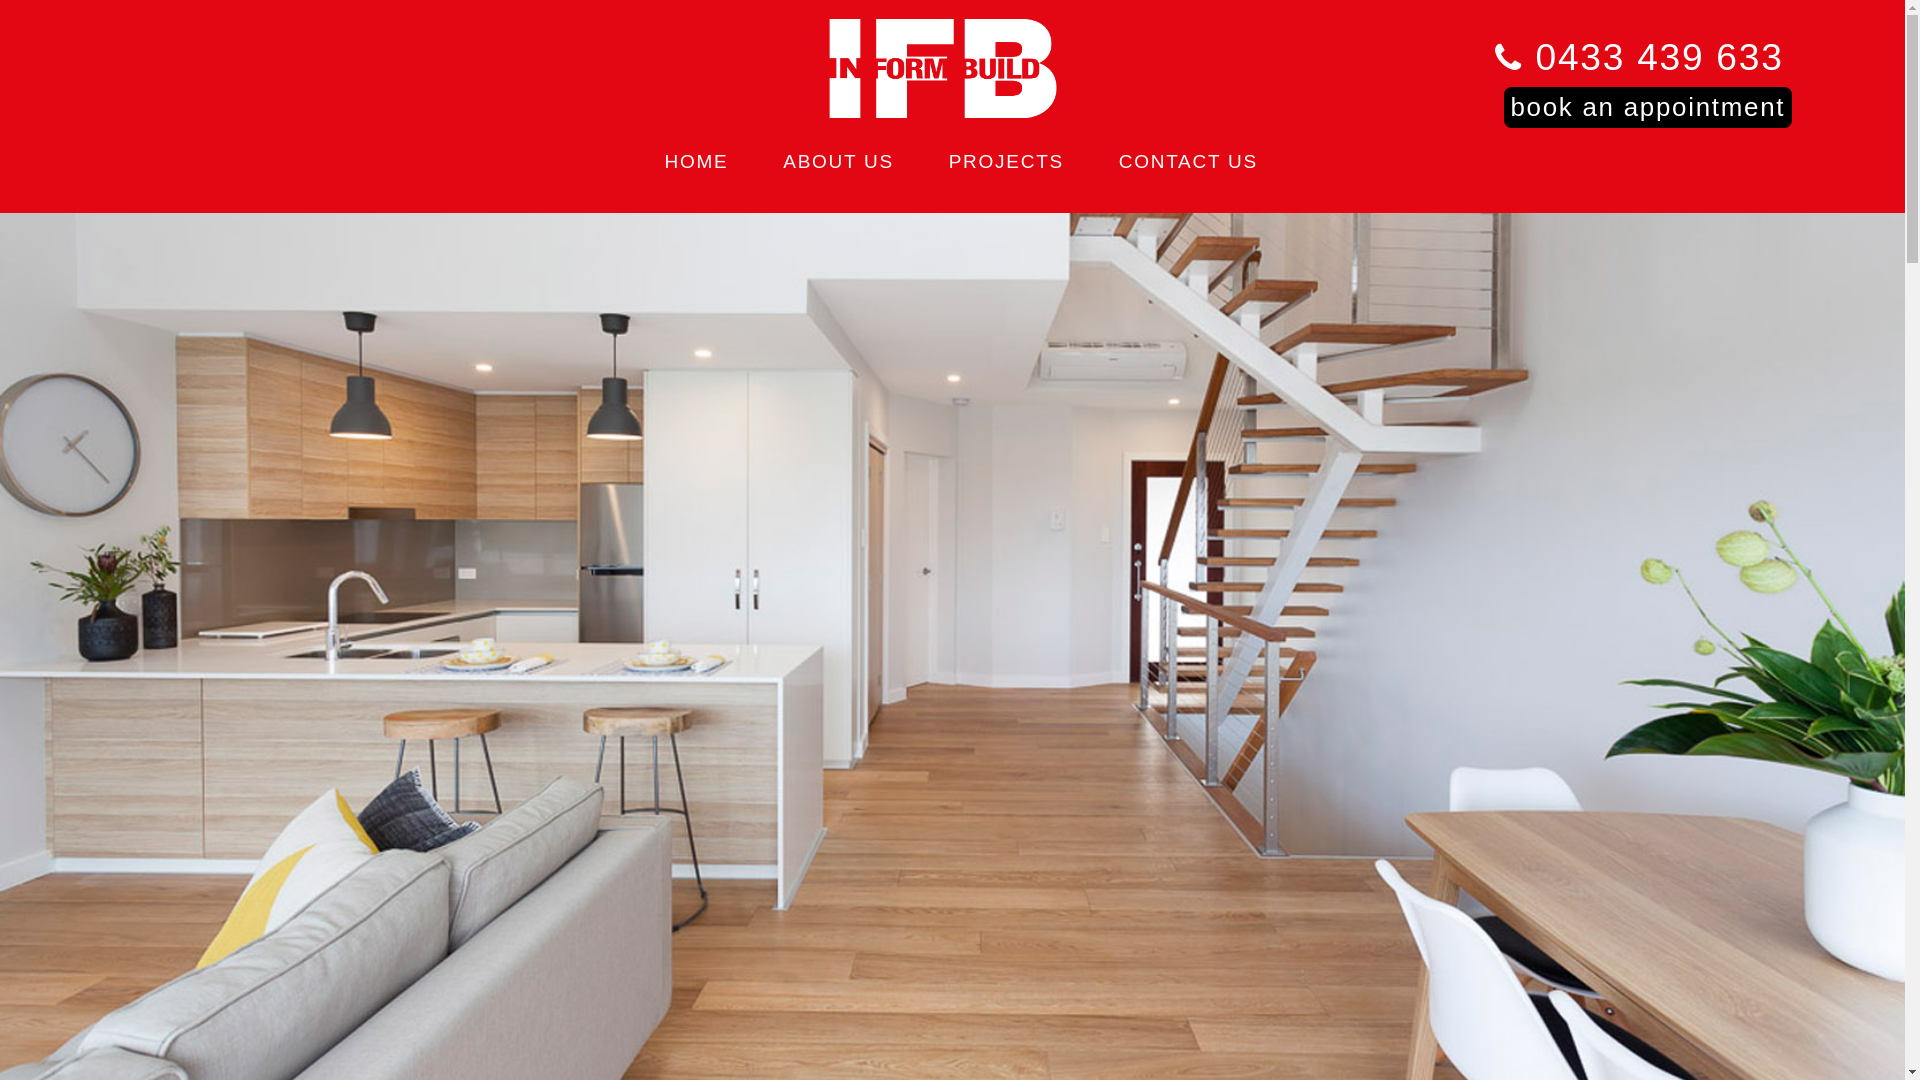  I want to click on '0433 439 633', so click(1494, 56).